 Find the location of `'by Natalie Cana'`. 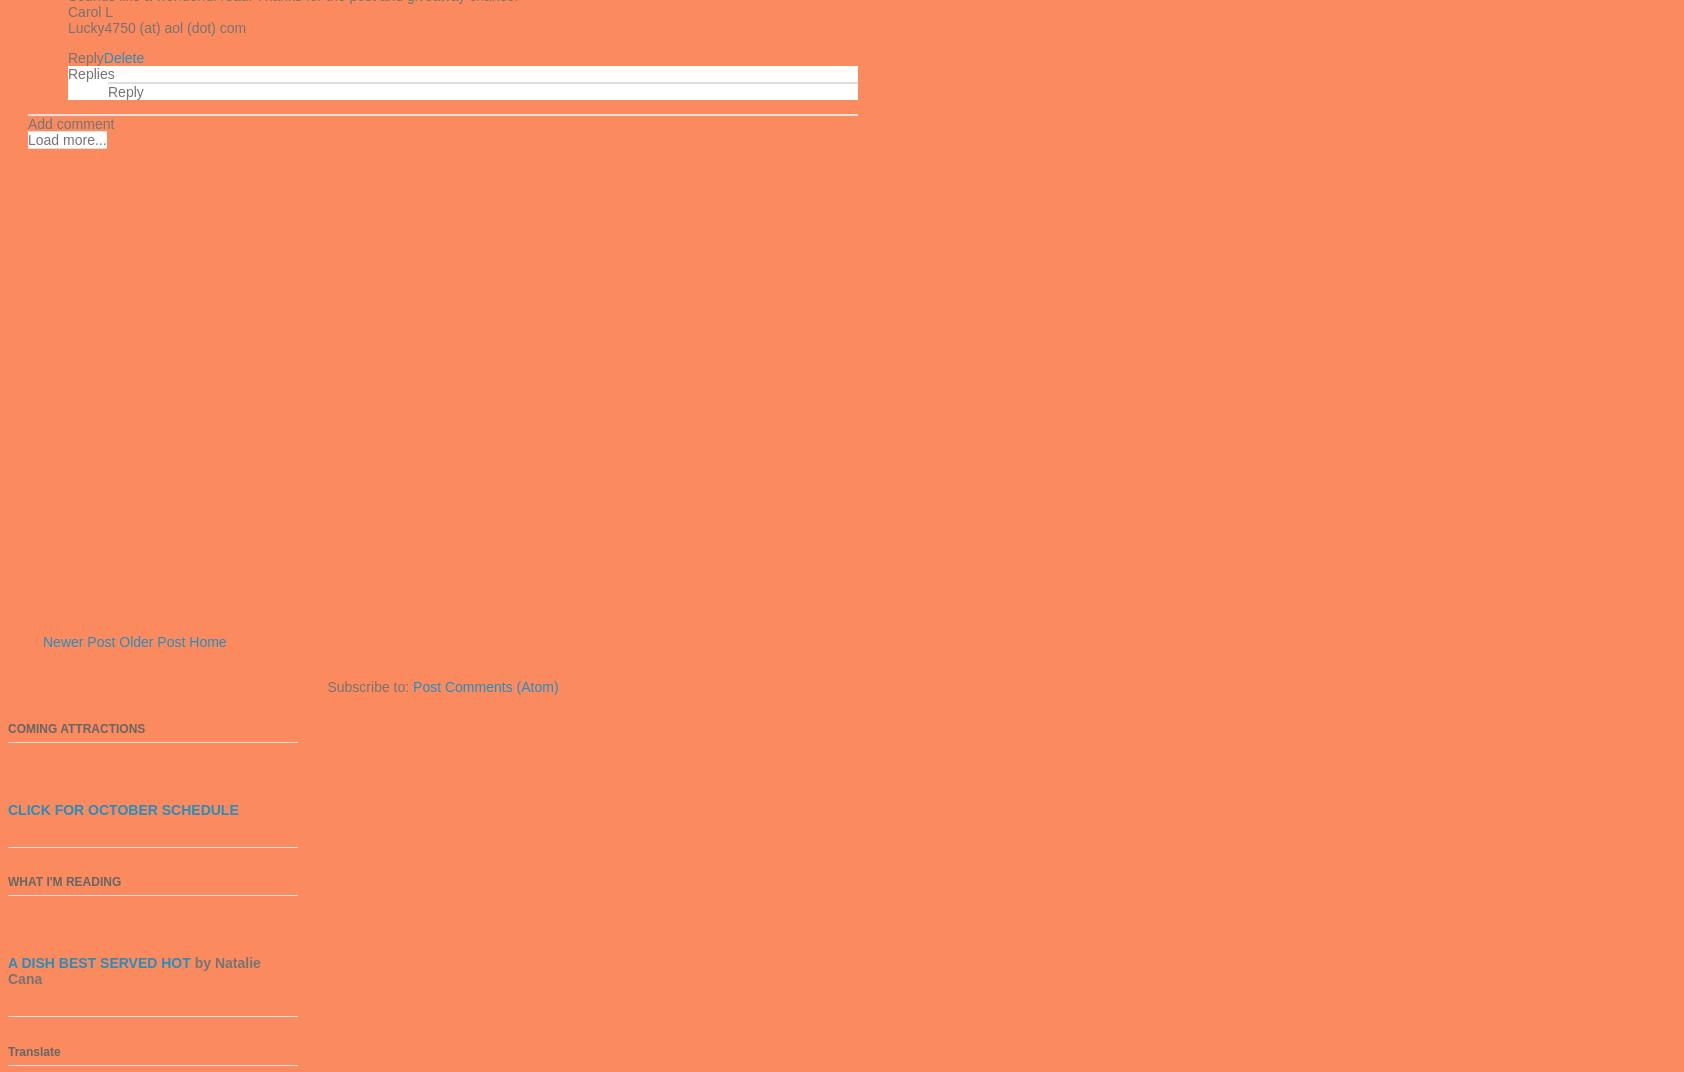

'by Natalie Cana' is located at coordinates (133, 970).